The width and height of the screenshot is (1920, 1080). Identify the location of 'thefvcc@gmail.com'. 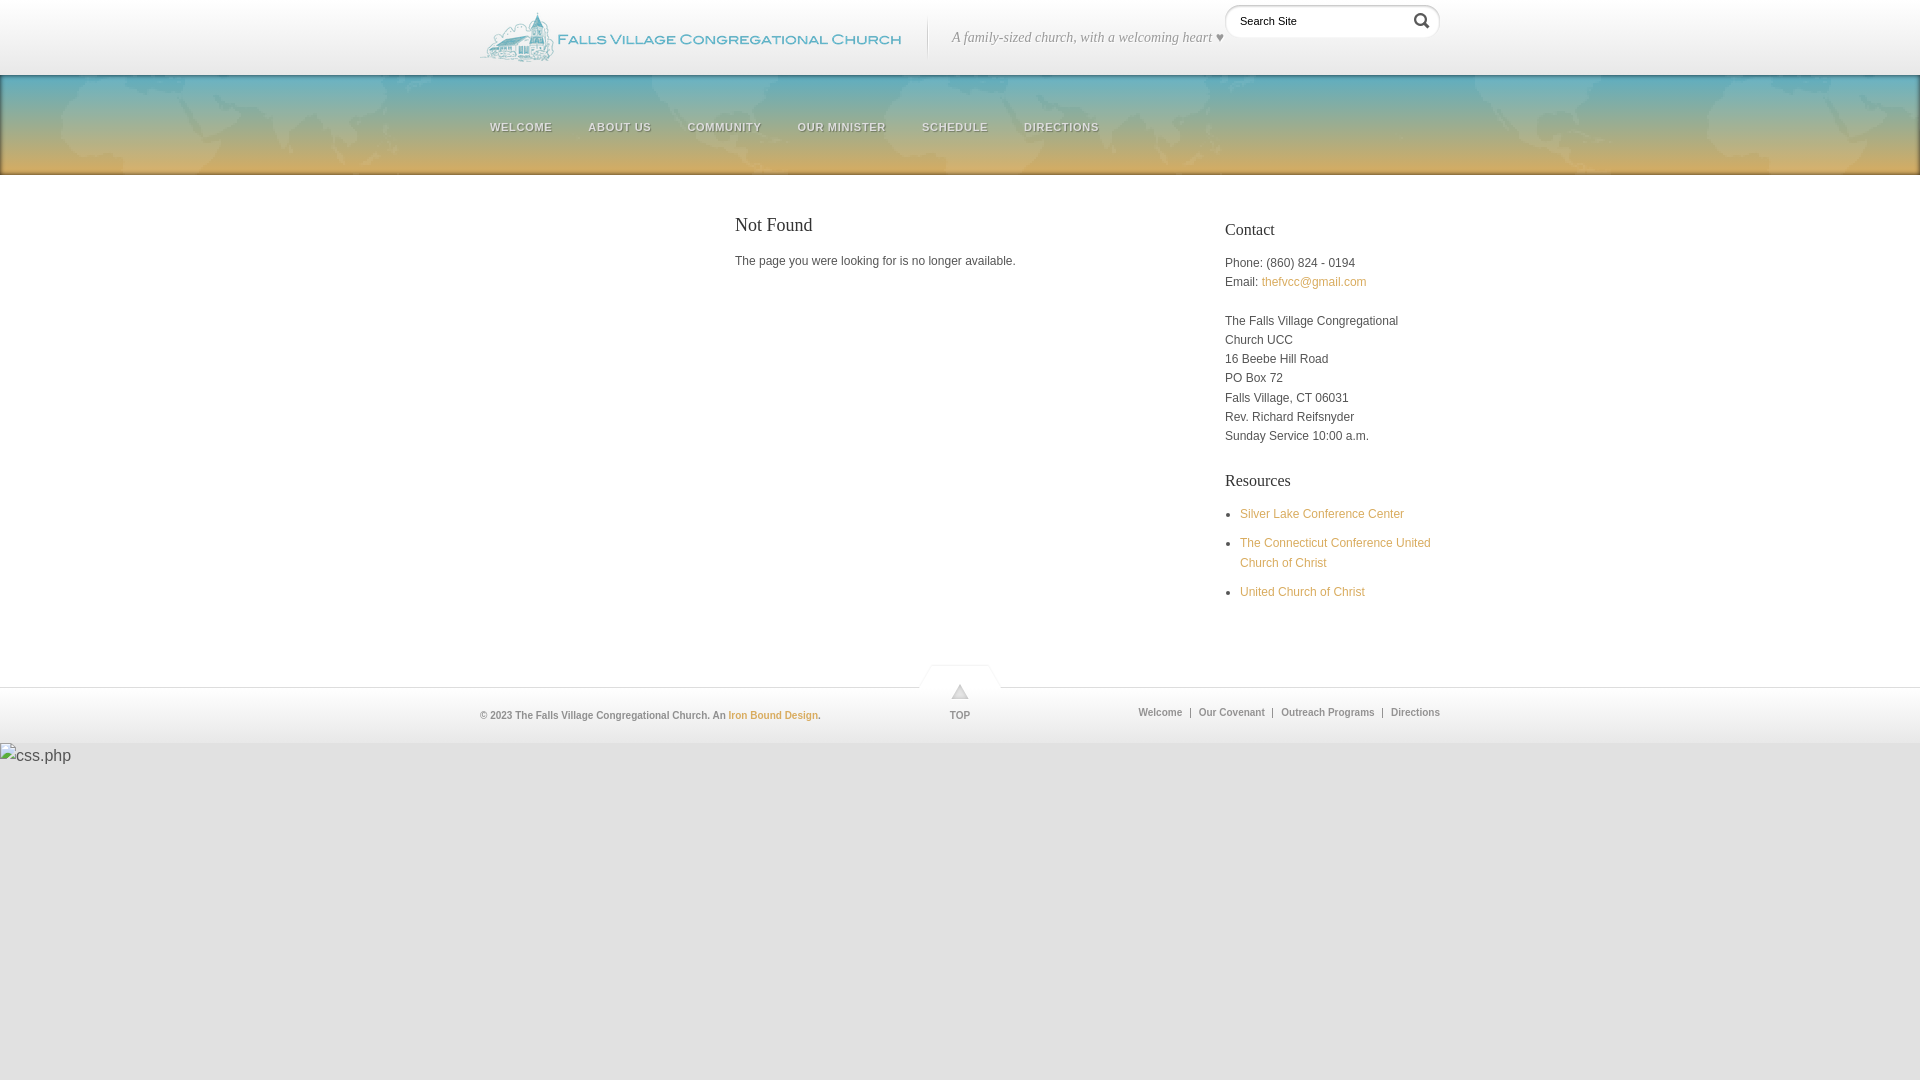
(1314, 281).